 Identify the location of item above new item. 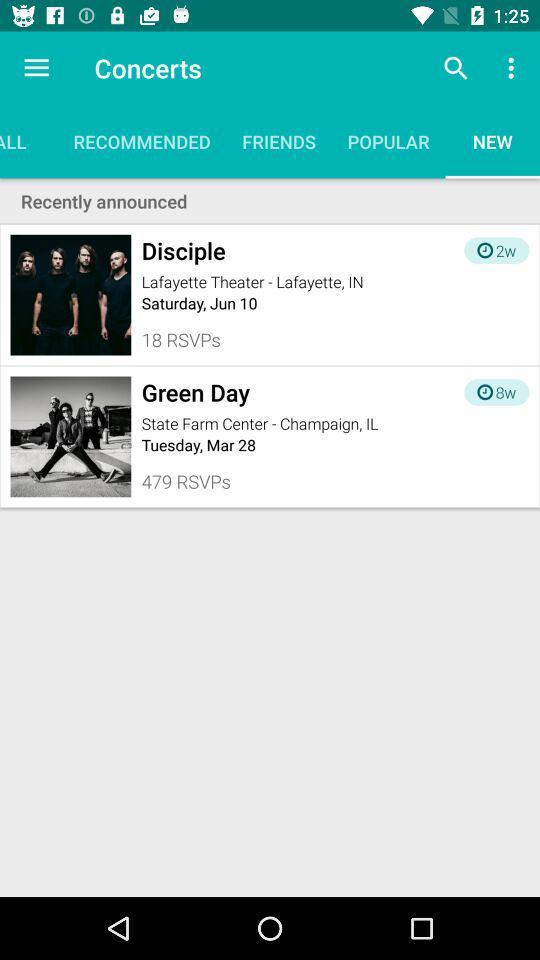
(513, 68).